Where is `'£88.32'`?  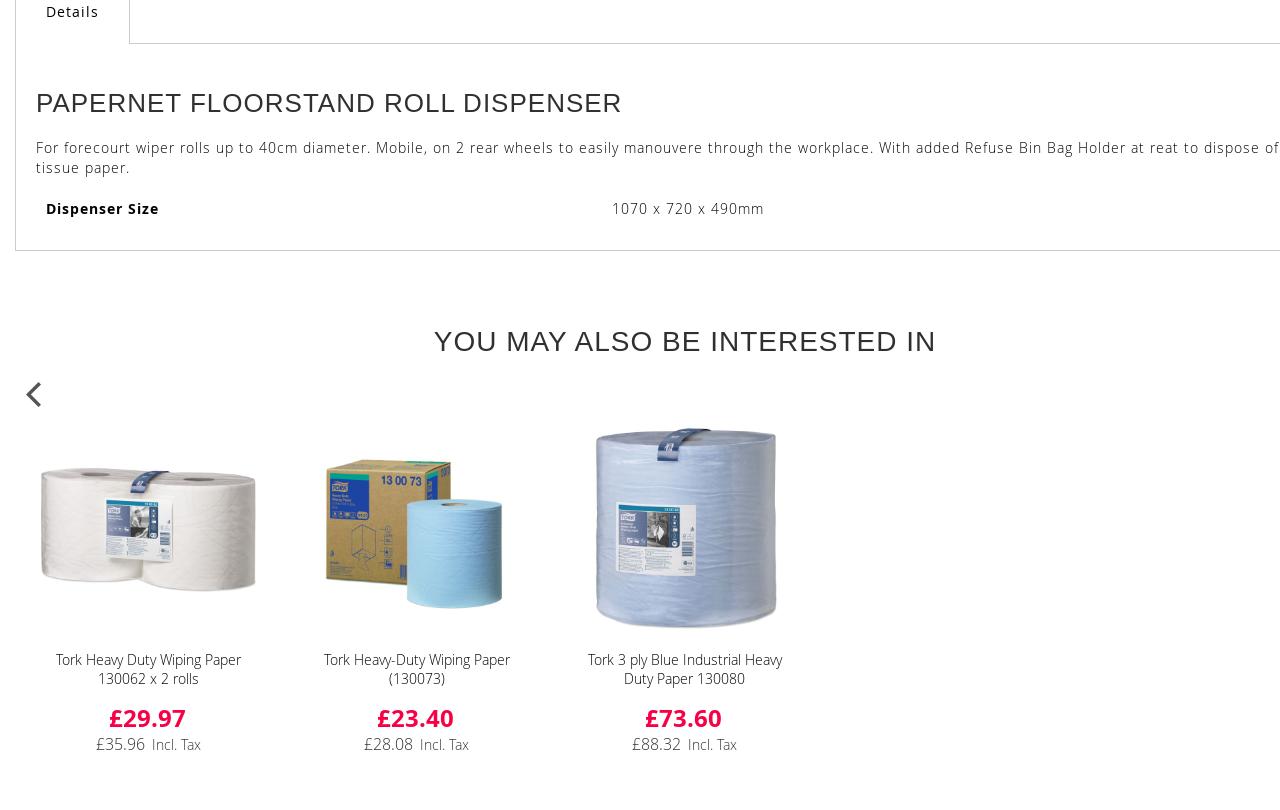
'£88.32' is located at coordinates (656, 742).